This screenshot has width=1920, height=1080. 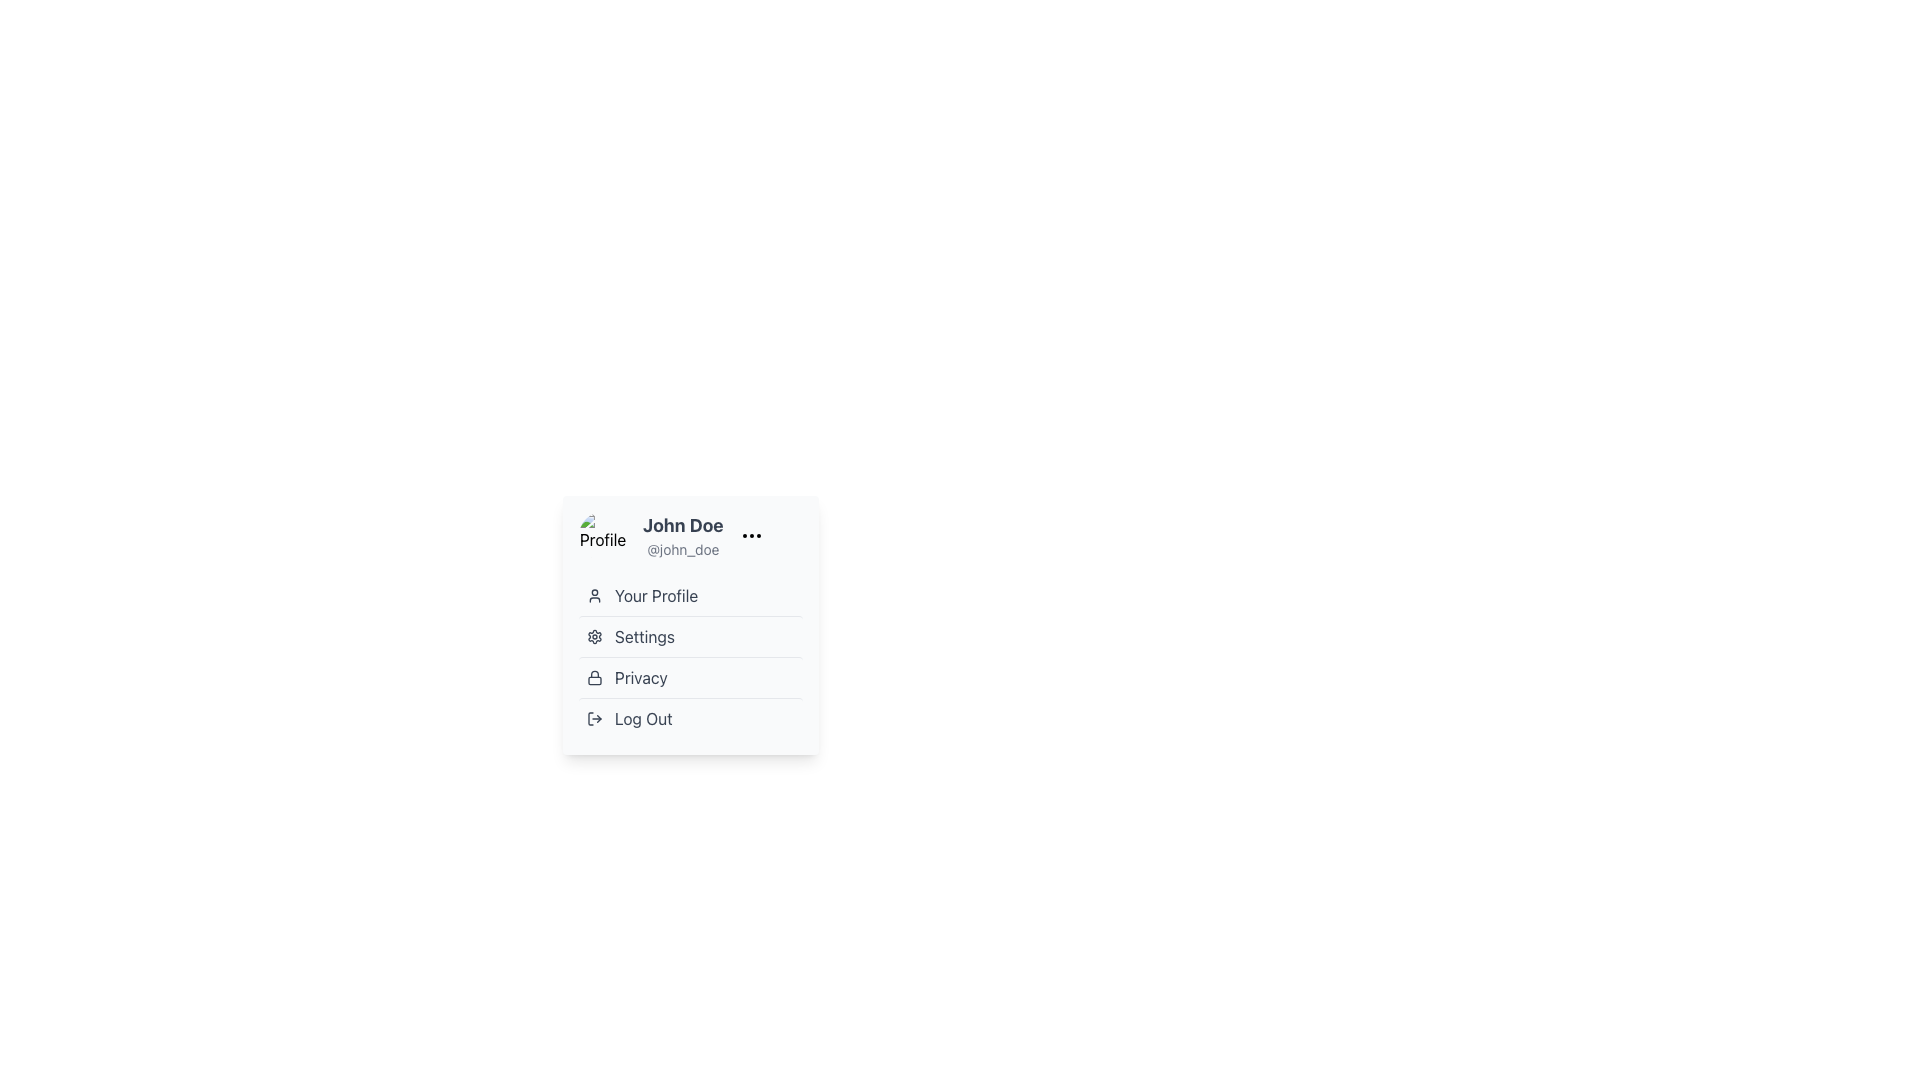 What do you see at coordinates (691, 636) in the screenshot?
I see `the 'Settings' menu item, which is the second item in the dropdown menu containing user-related settings` at bounding box center [691, 636].